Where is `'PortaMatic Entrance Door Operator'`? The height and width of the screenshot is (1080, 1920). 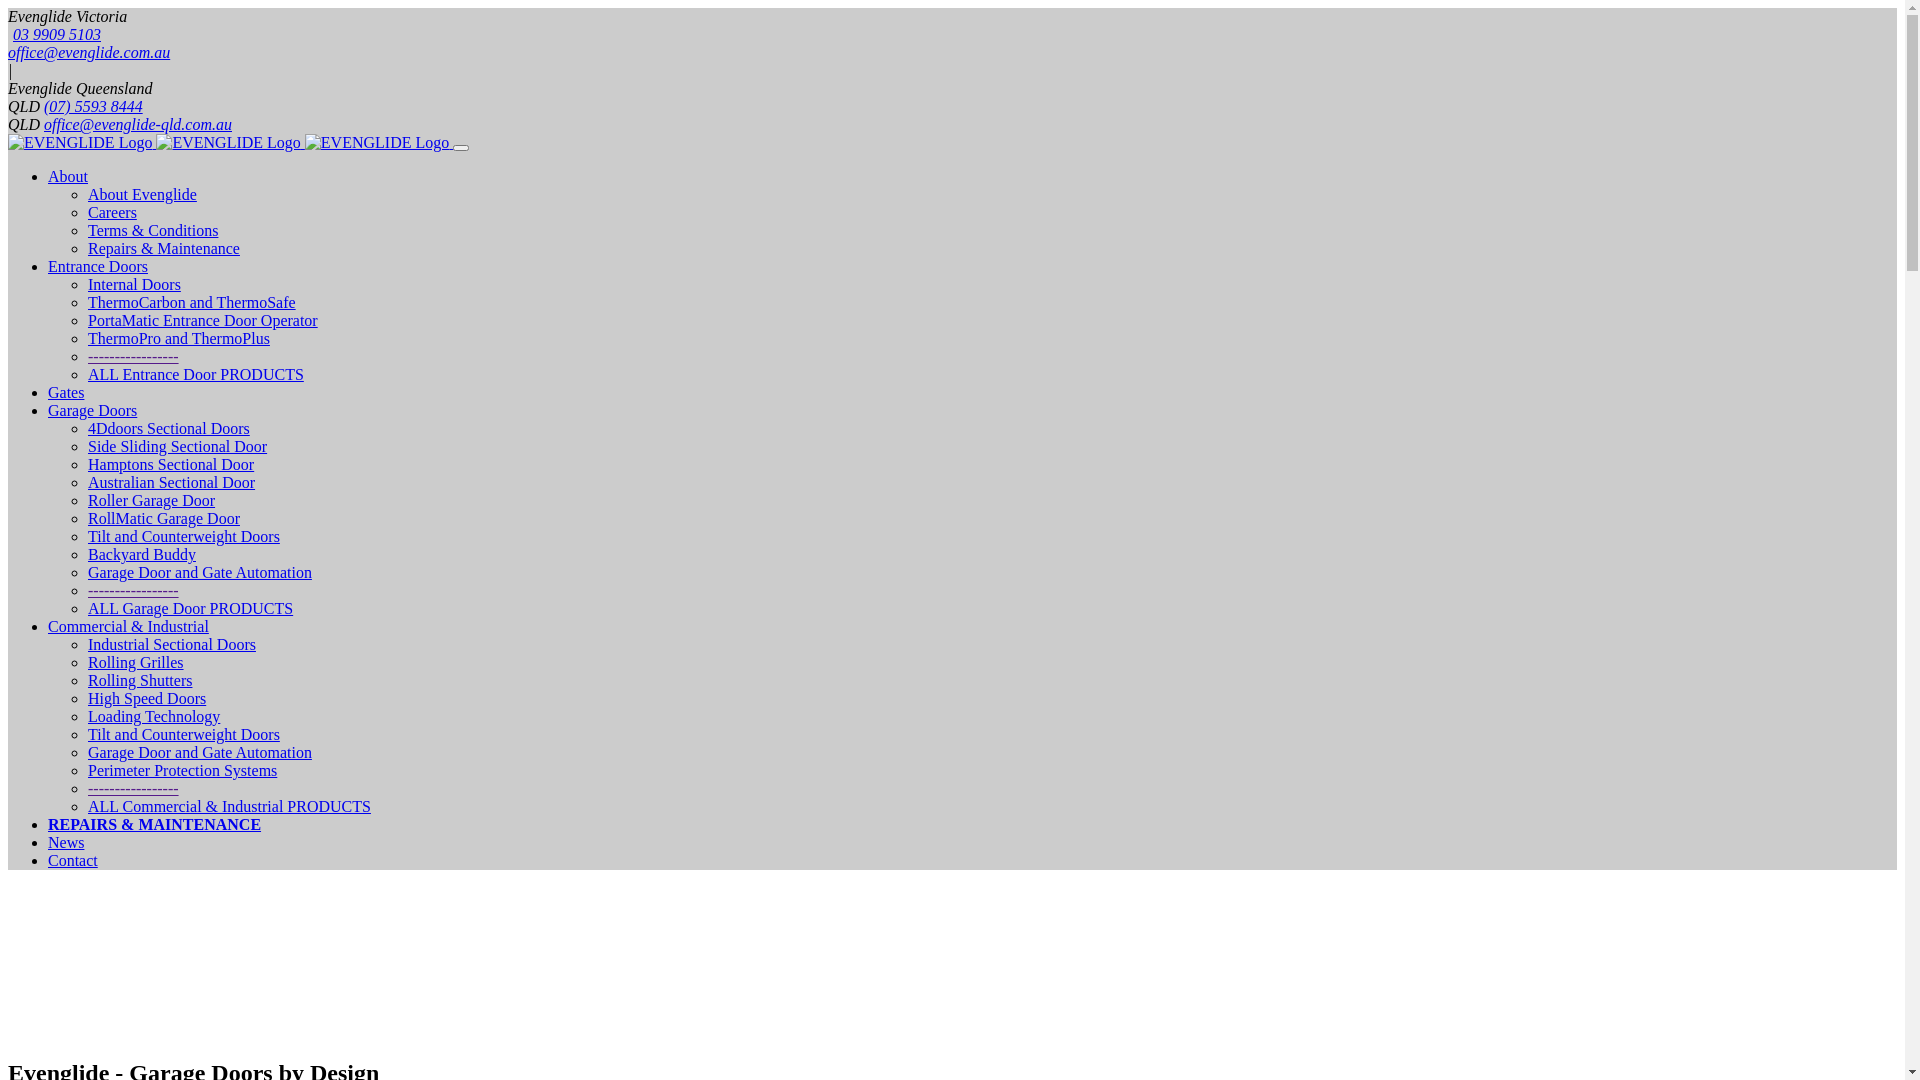 'PortaMatic Entrance Door Operator' is located at coordinates (86, 319).